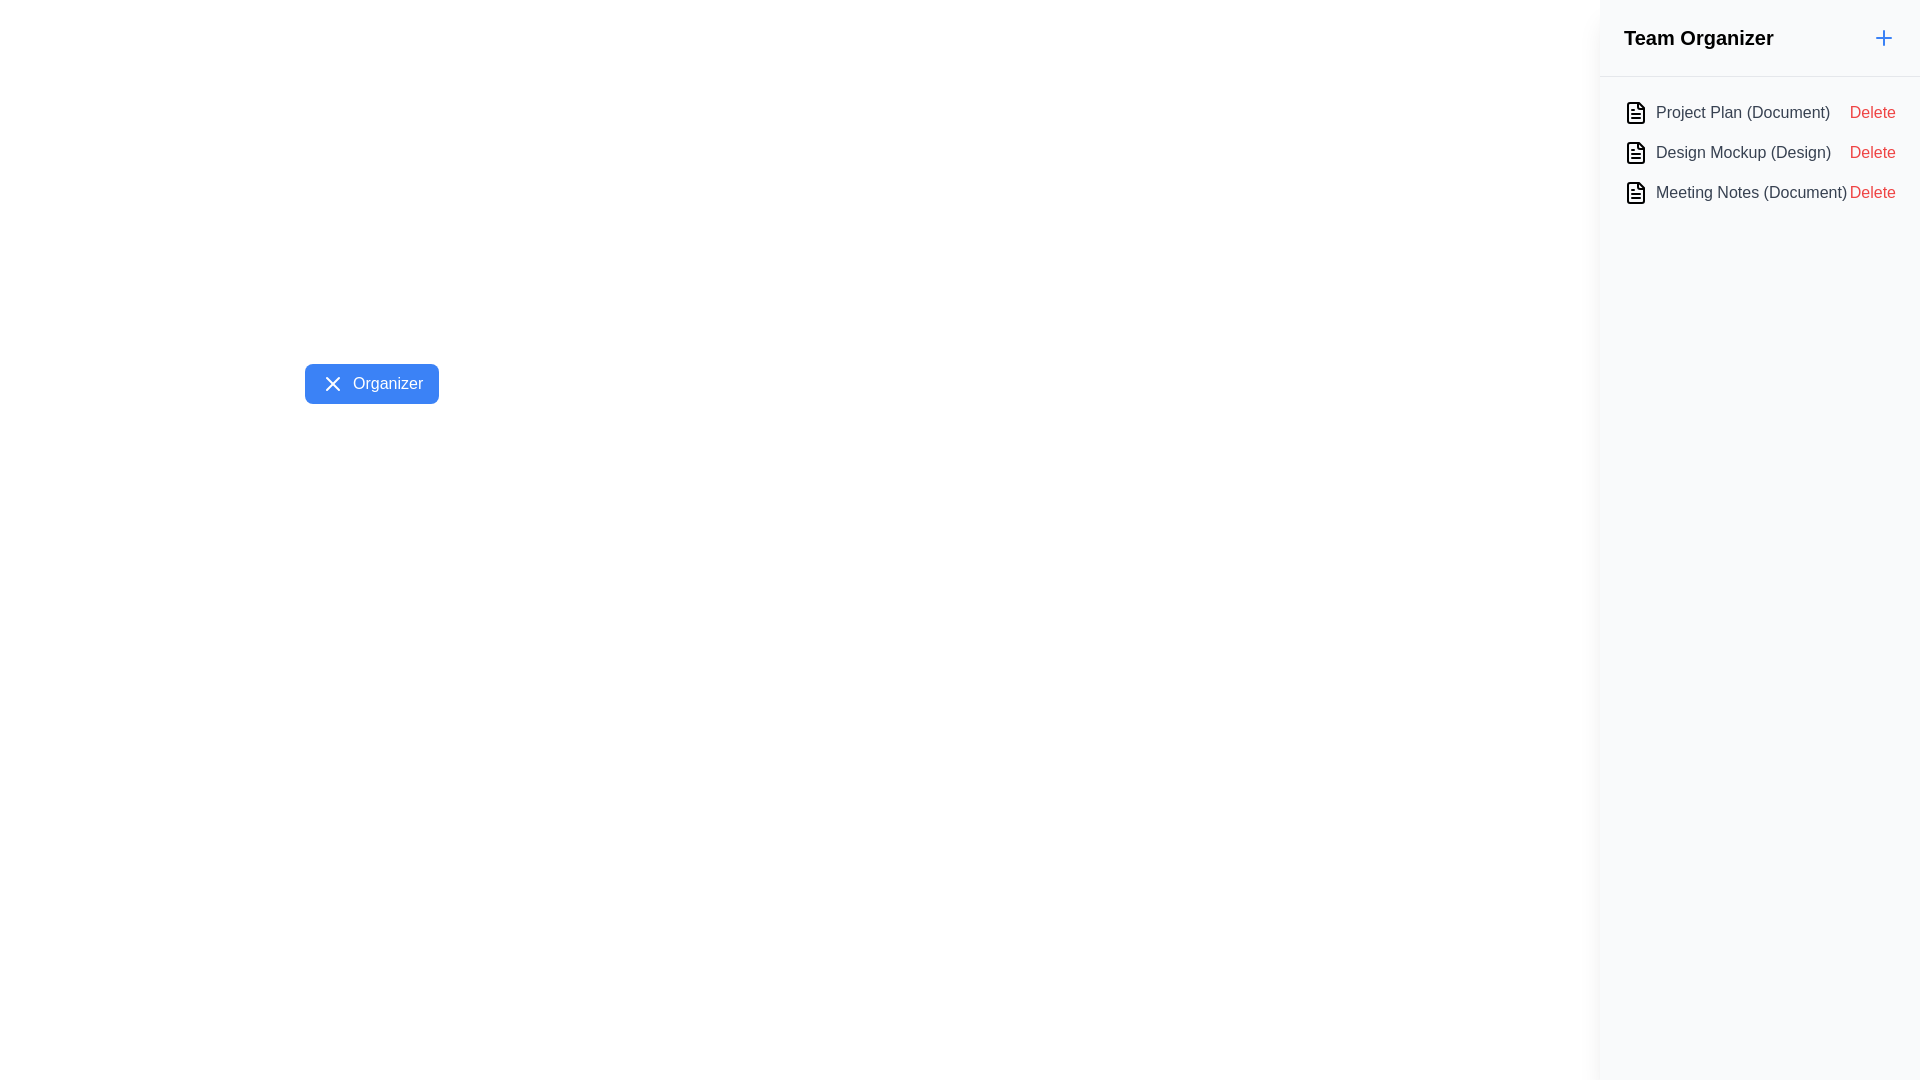 The width and height of the screenshot is (1920, 1080). I want to click on the interactive text button for deleting the 'Design Mockup (Design)' item to potentially display a tooltip or visual feedback, so click(1871, 152).